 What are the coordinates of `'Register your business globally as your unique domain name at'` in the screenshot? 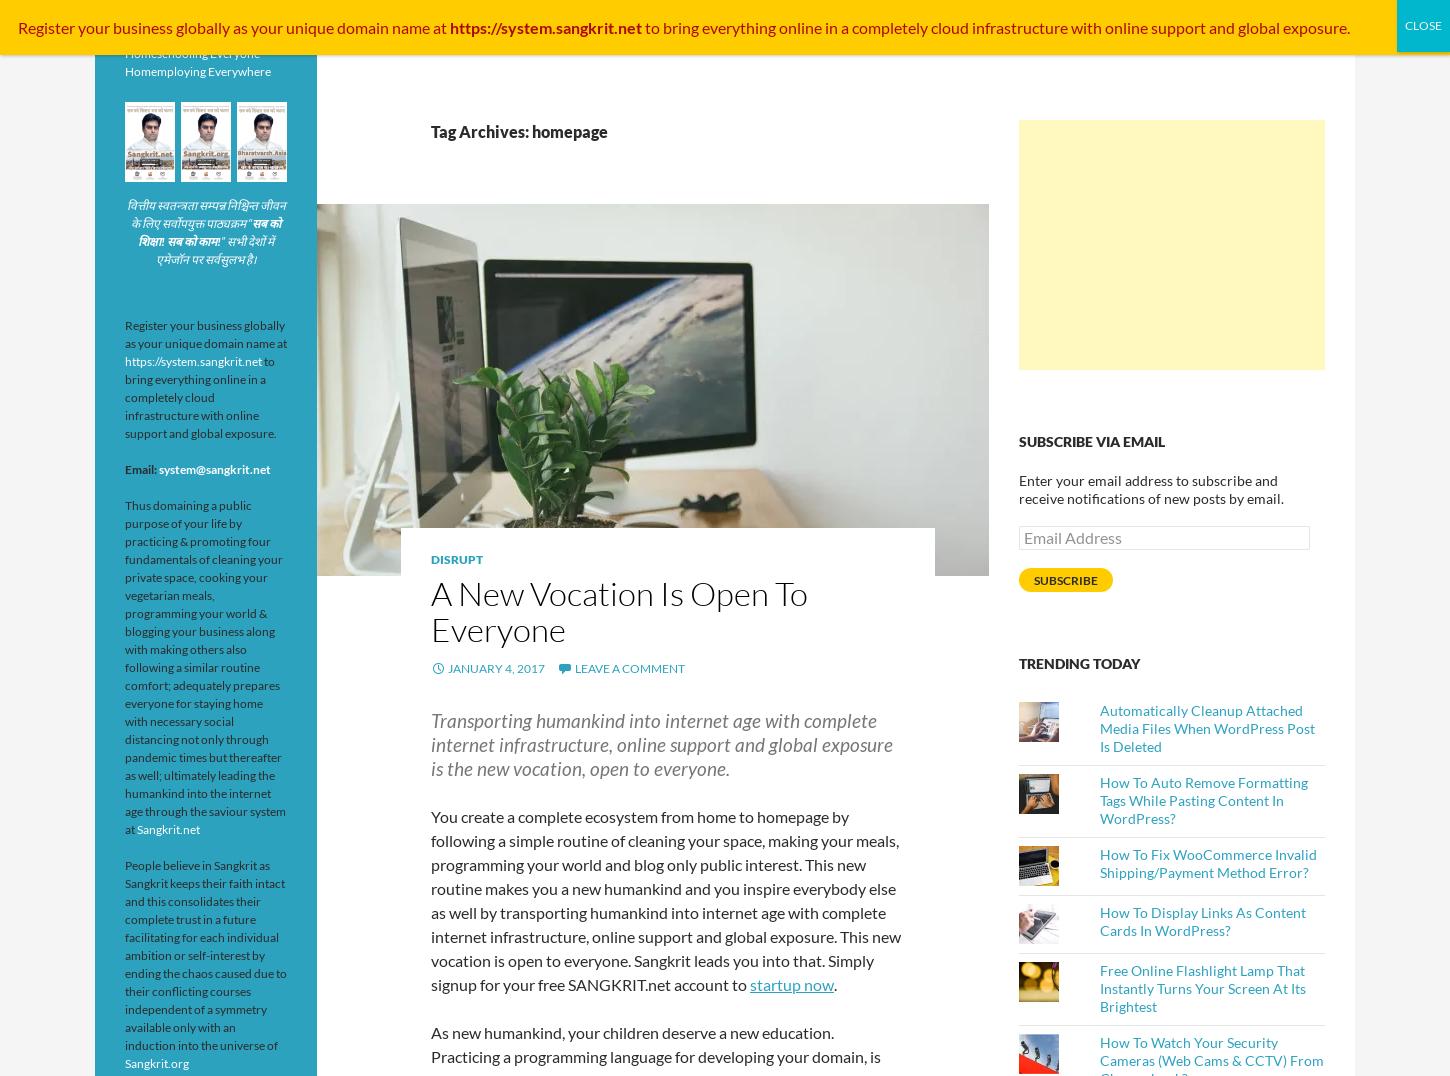 It's located at (205, 334).